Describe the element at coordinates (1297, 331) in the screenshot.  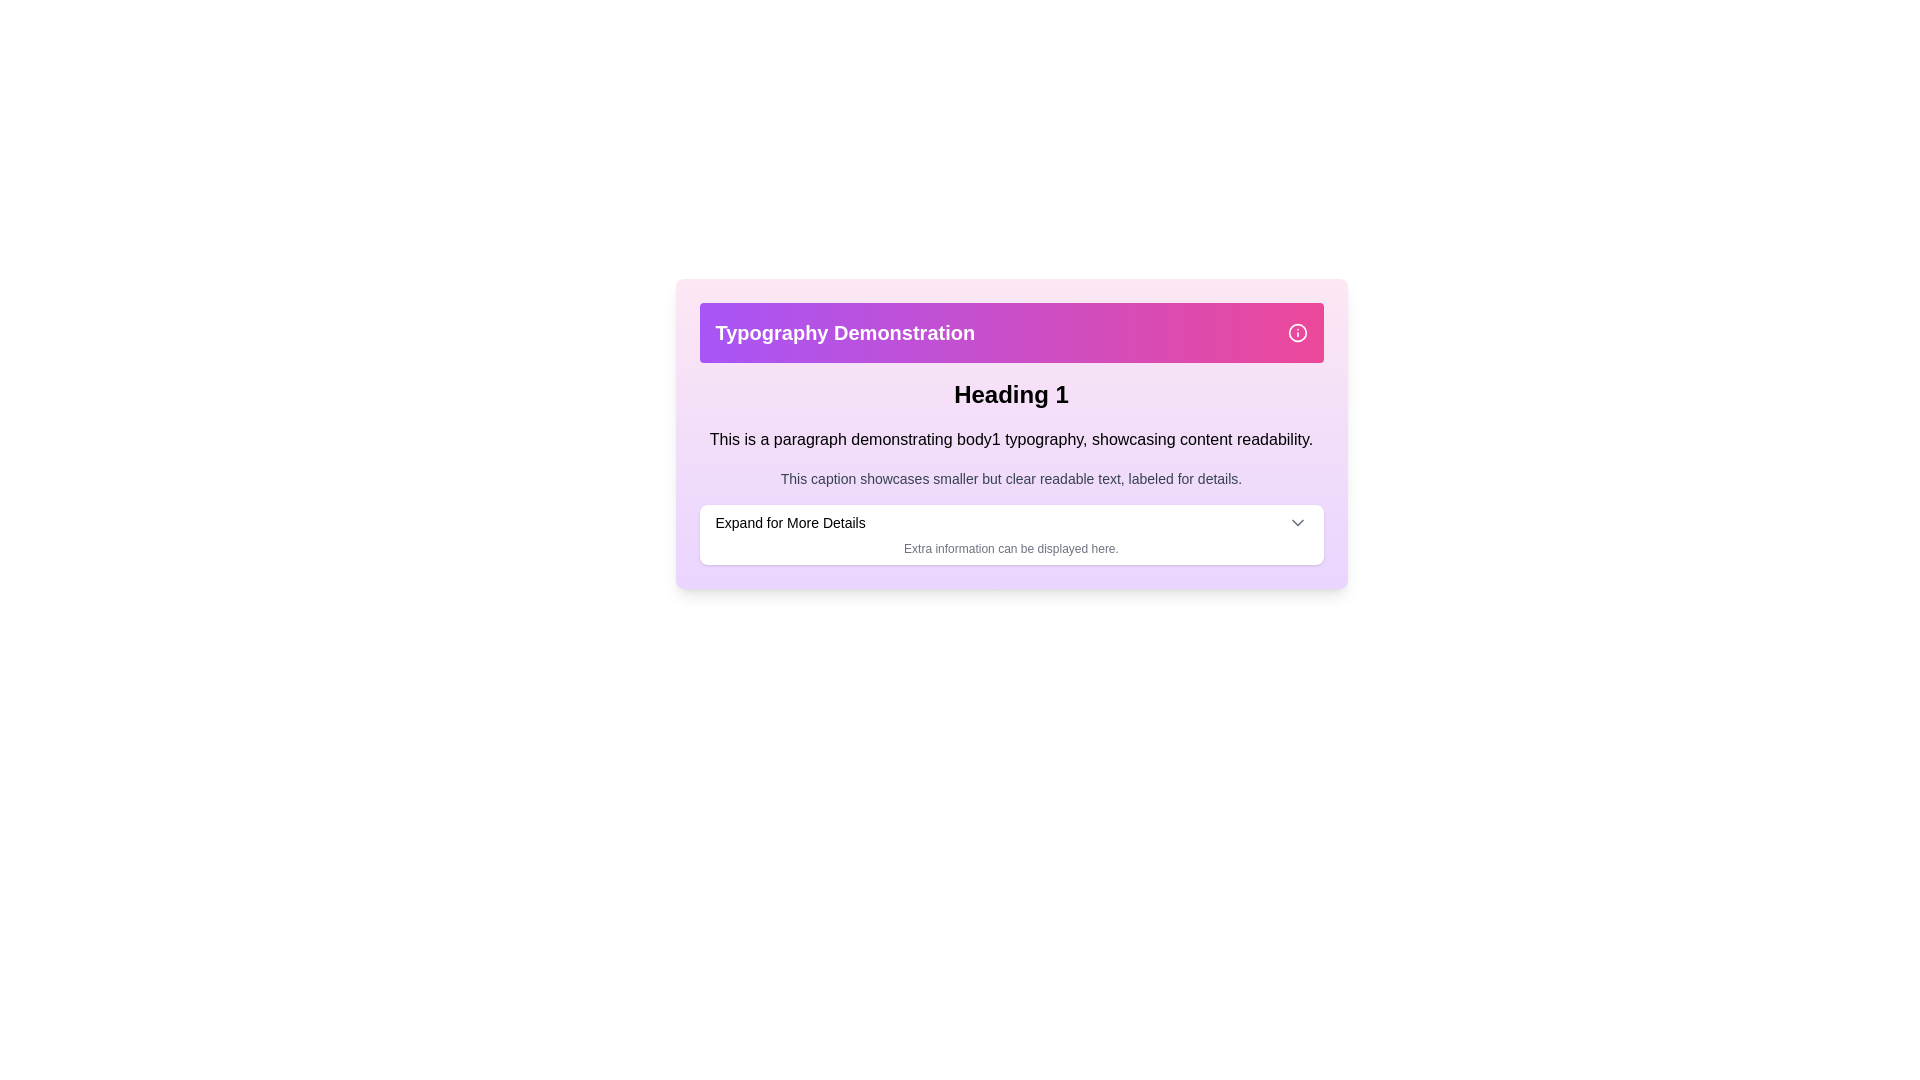
I see `the SVG vector graphic circle that is part of the information icon in the top-right corner of the purple header bar, which provides visual context about the section labeled 'Typography Demonstration.'` at that location.